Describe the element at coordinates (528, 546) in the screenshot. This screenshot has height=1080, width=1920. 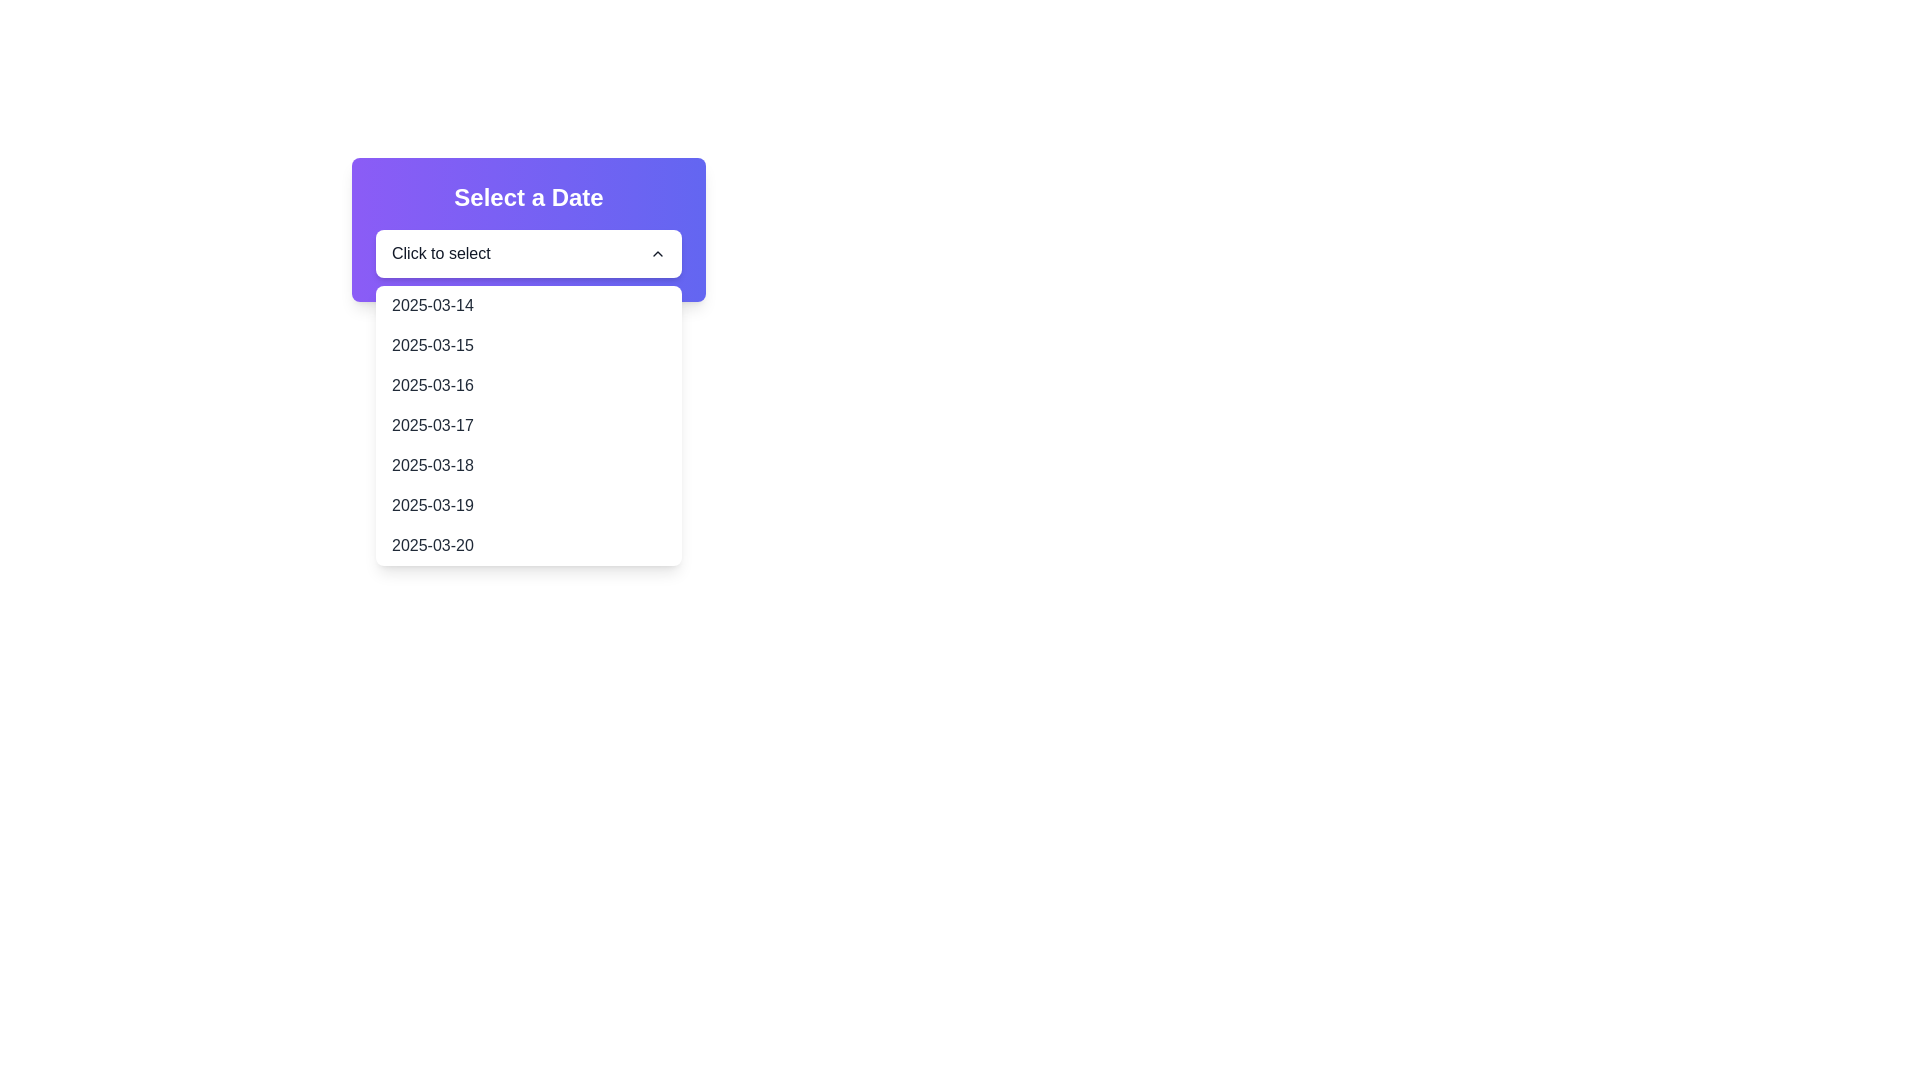
I see `the list item displaying the date '2025-03-20'` at that location.